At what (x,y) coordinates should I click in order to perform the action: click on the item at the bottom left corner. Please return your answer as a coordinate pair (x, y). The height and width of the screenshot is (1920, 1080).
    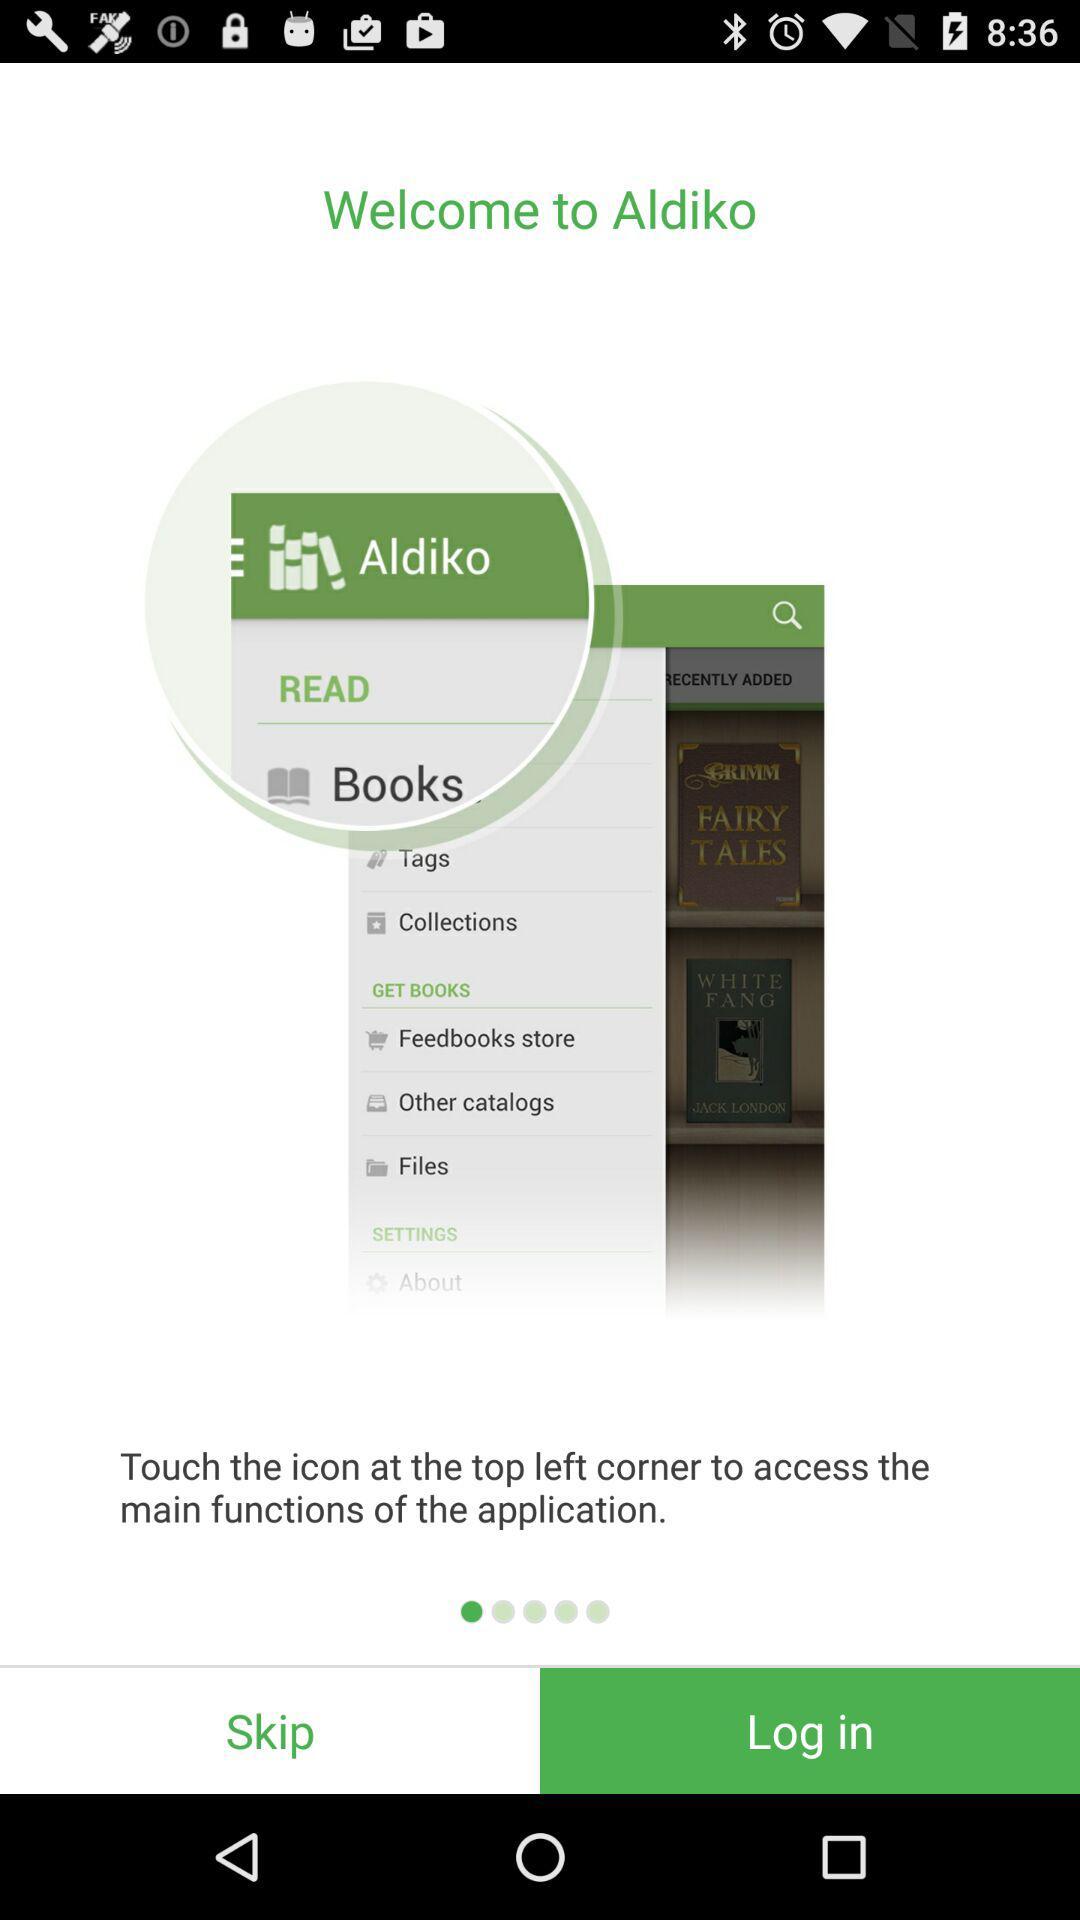
    Looking at the image, I should click on (270, 1730).